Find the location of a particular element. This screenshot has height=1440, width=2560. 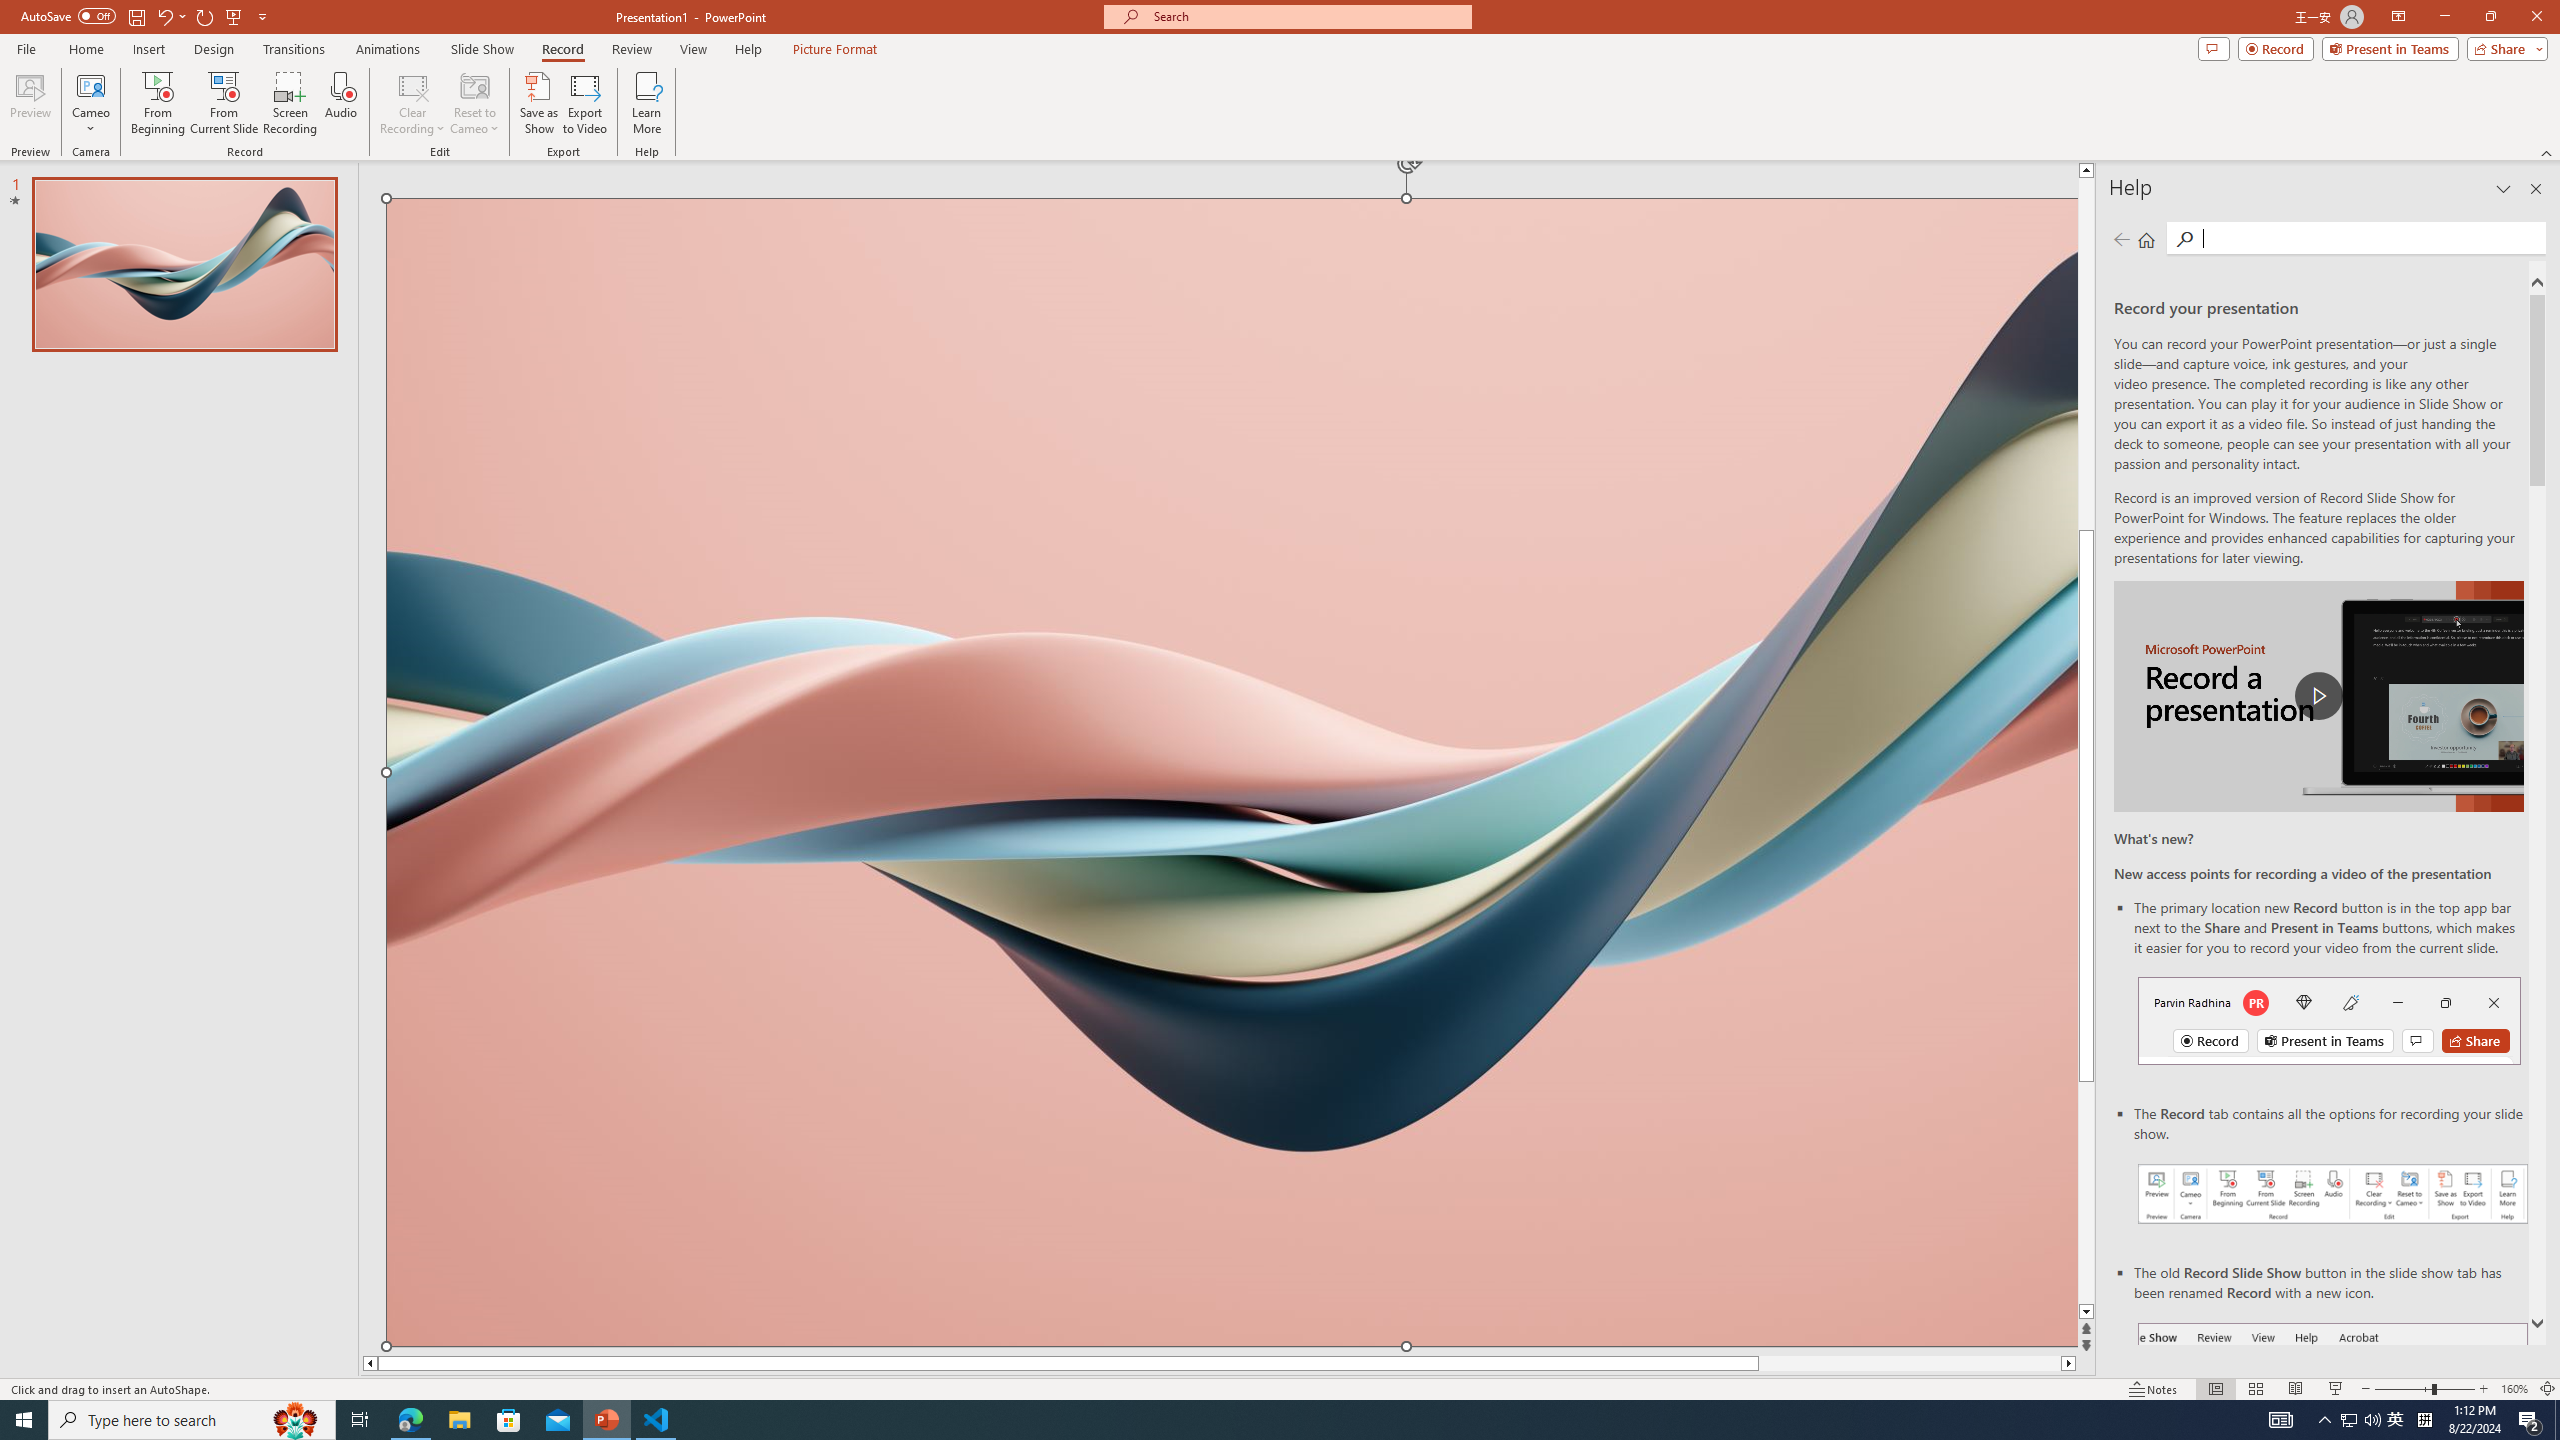

'Normal' is located at coordinates (2214, 1389).